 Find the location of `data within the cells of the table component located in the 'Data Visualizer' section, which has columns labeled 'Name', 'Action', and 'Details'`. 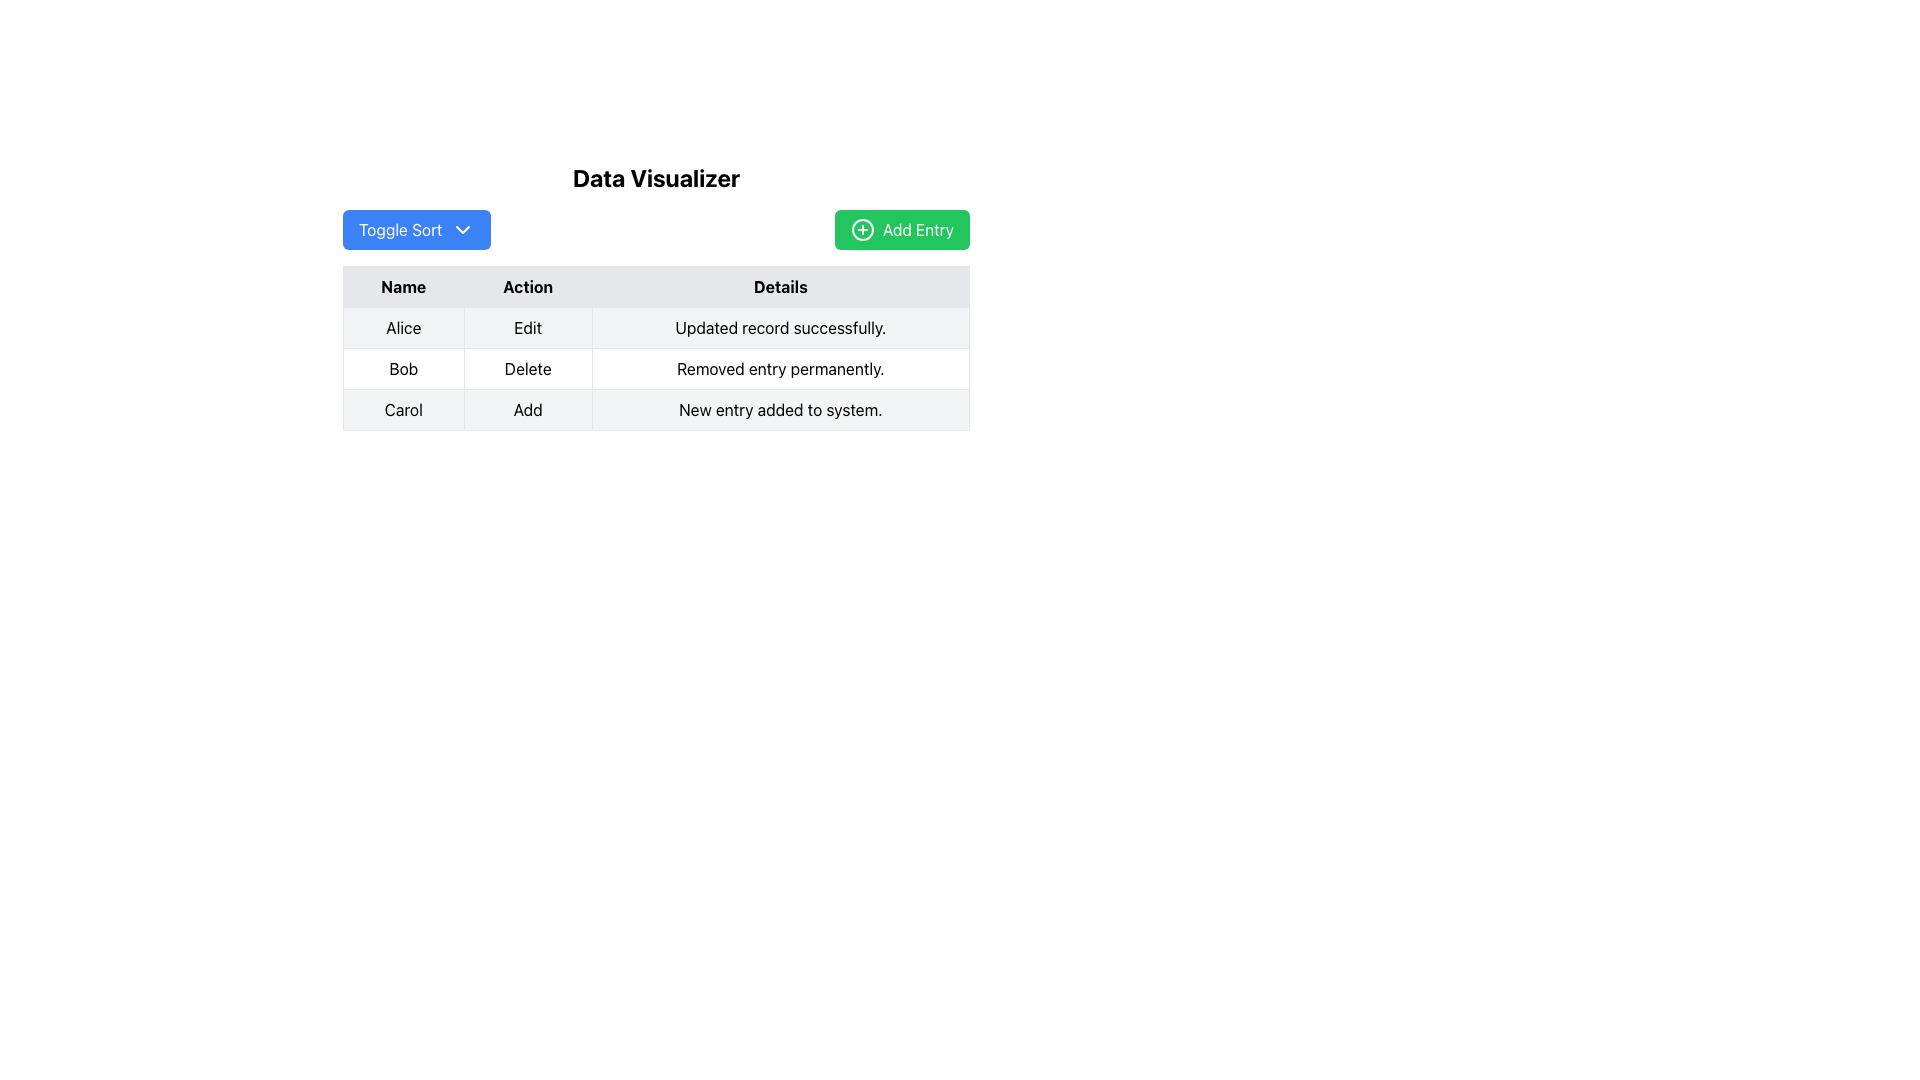

data within the cells of the table component located in the 'Data Visualizer' section, which has columns labeled 'Name', 'Action', and 'Details' is located at coordinates (656, 347).